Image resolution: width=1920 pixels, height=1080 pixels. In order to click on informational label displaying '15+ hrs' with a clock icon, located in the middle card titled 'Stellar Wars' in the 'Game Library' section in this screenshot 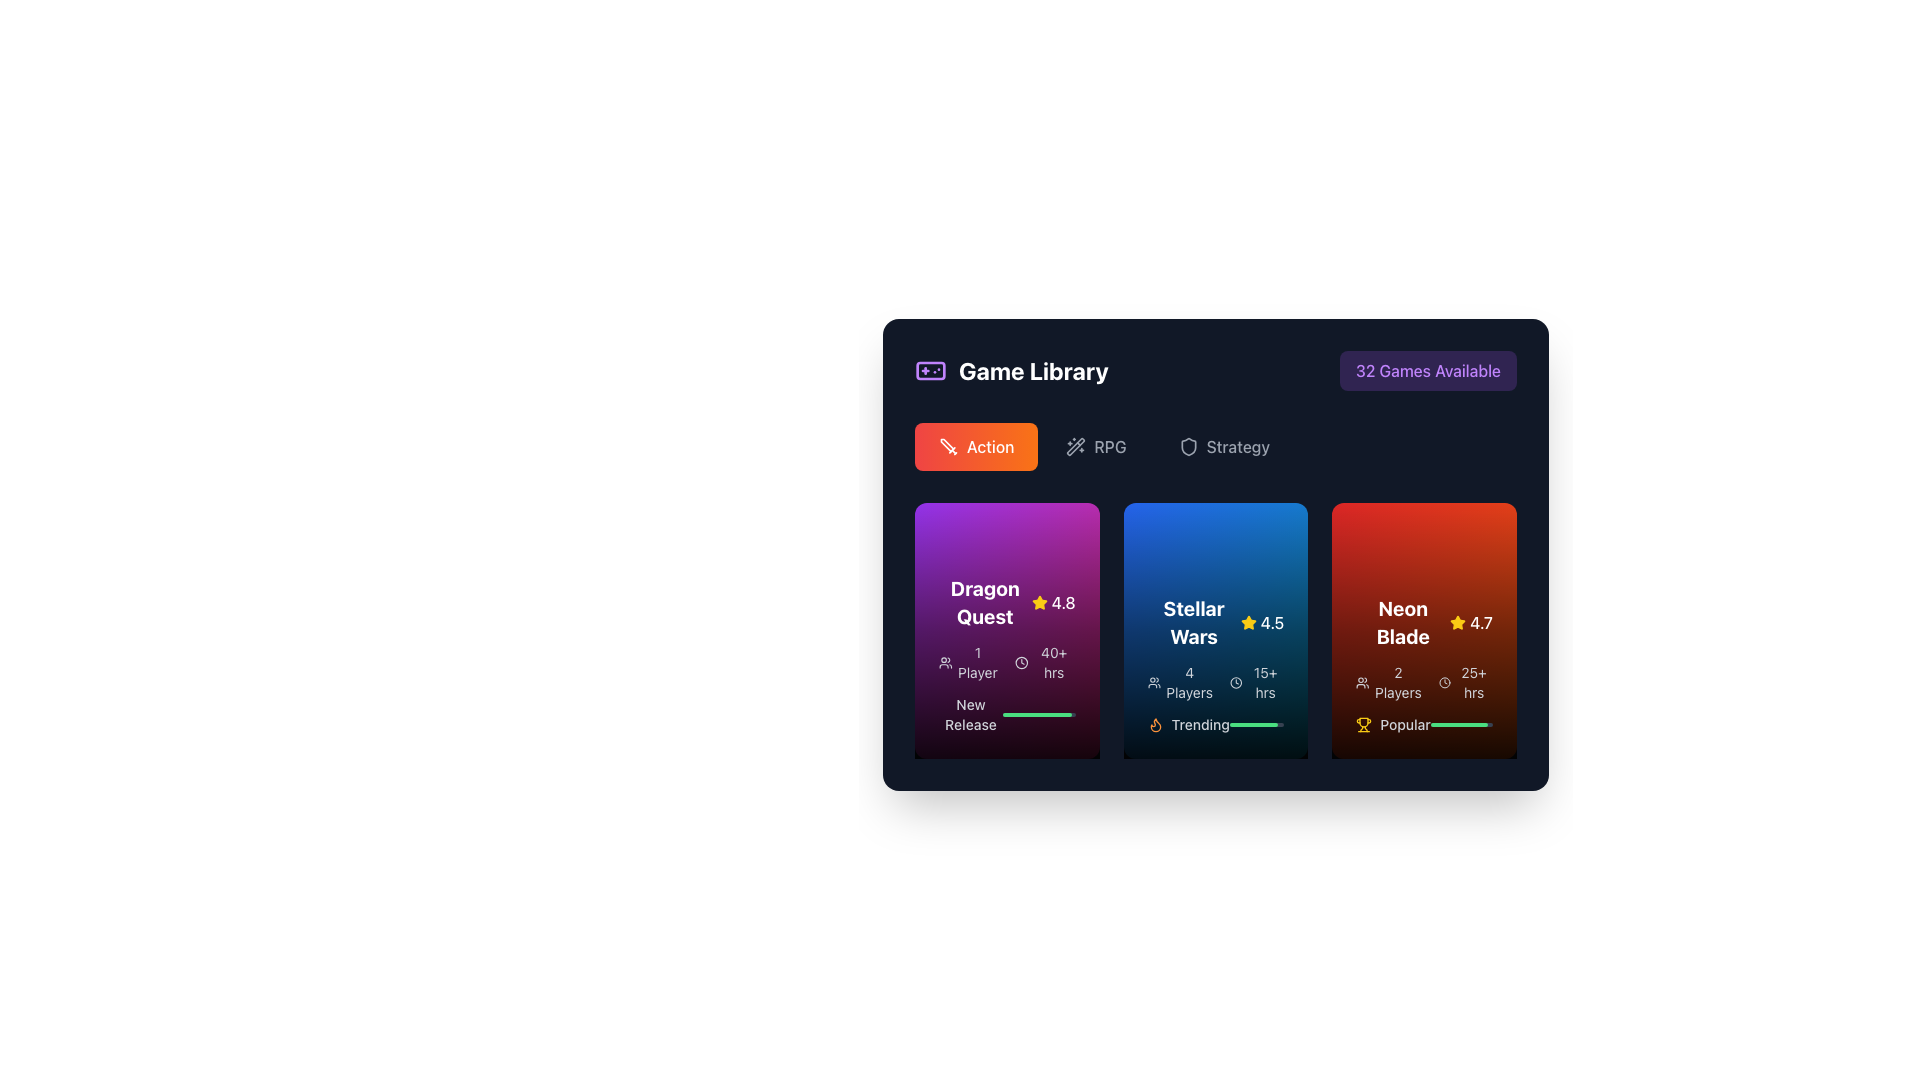, I will do `click(1256, 681)`.